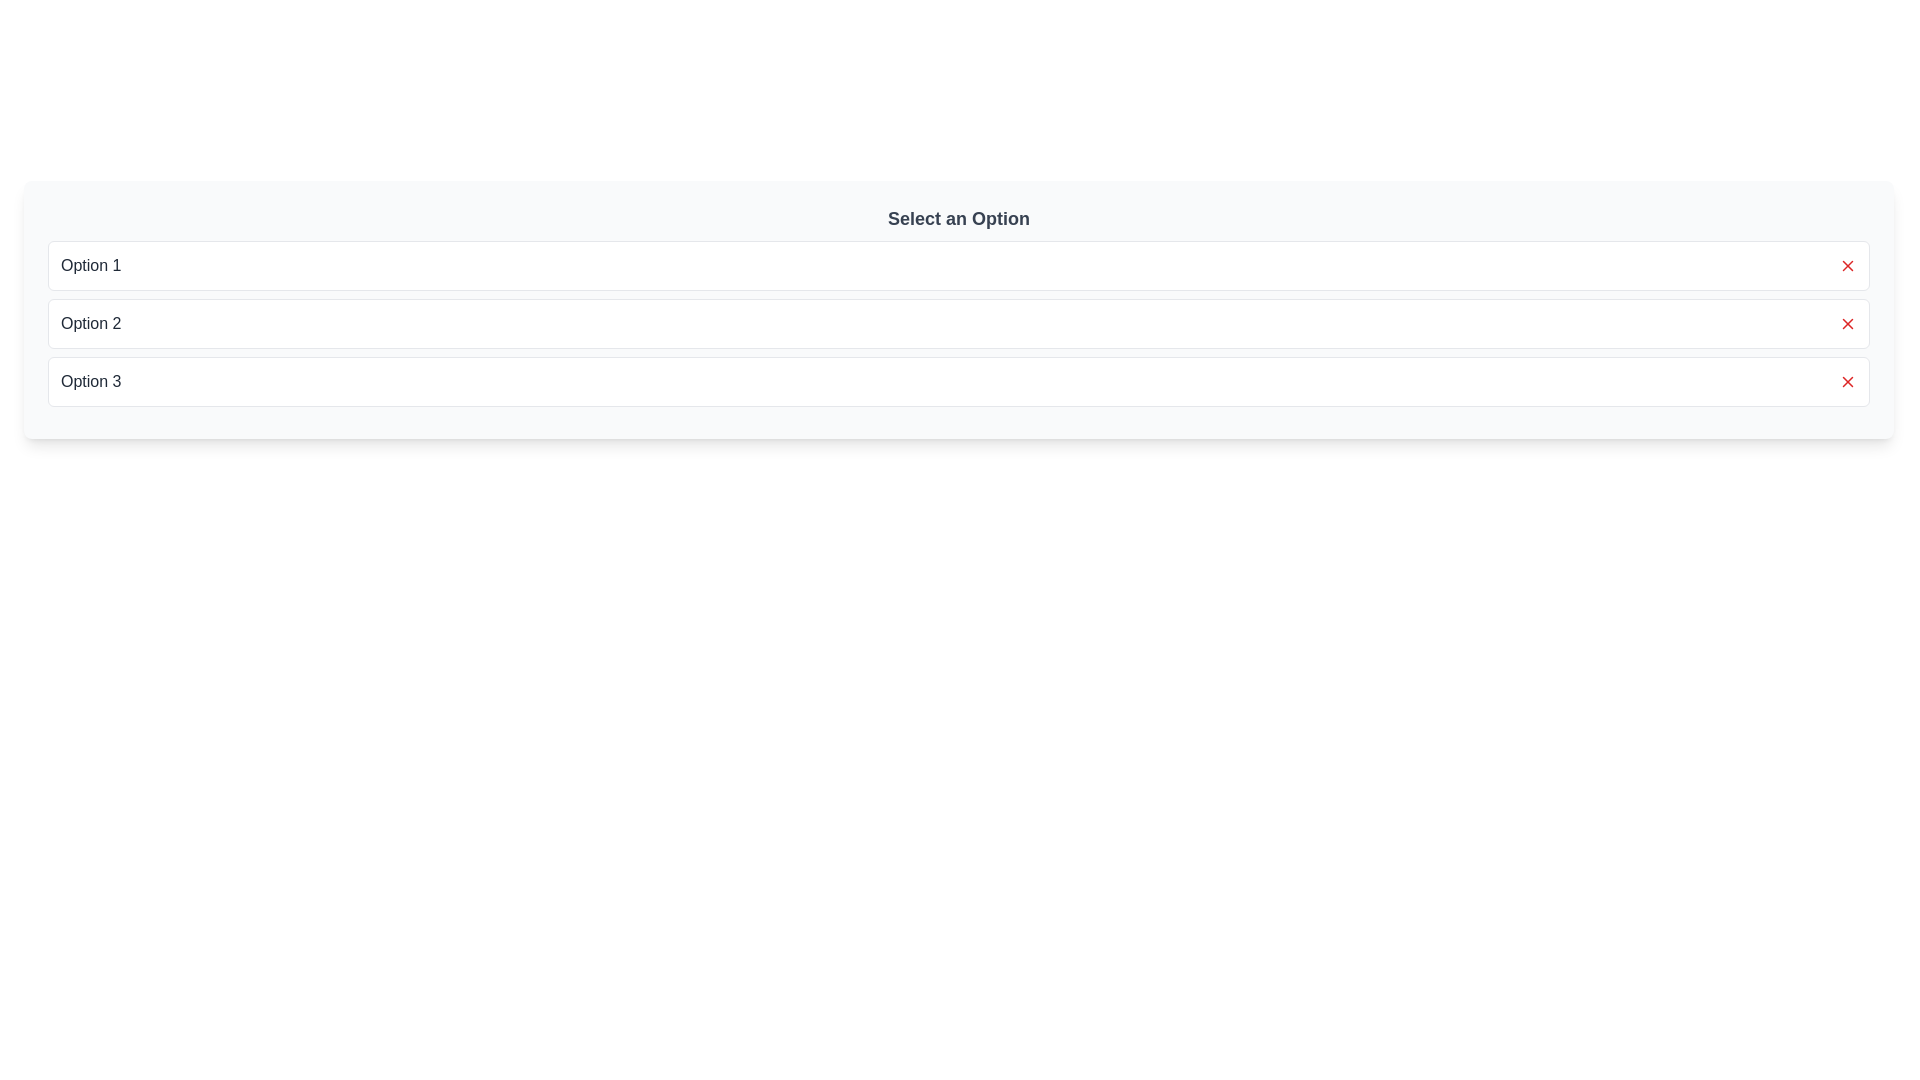  I want to click on the selectable list item displaying 'Option 2' with a red 'x' icon, so click(958, 323).